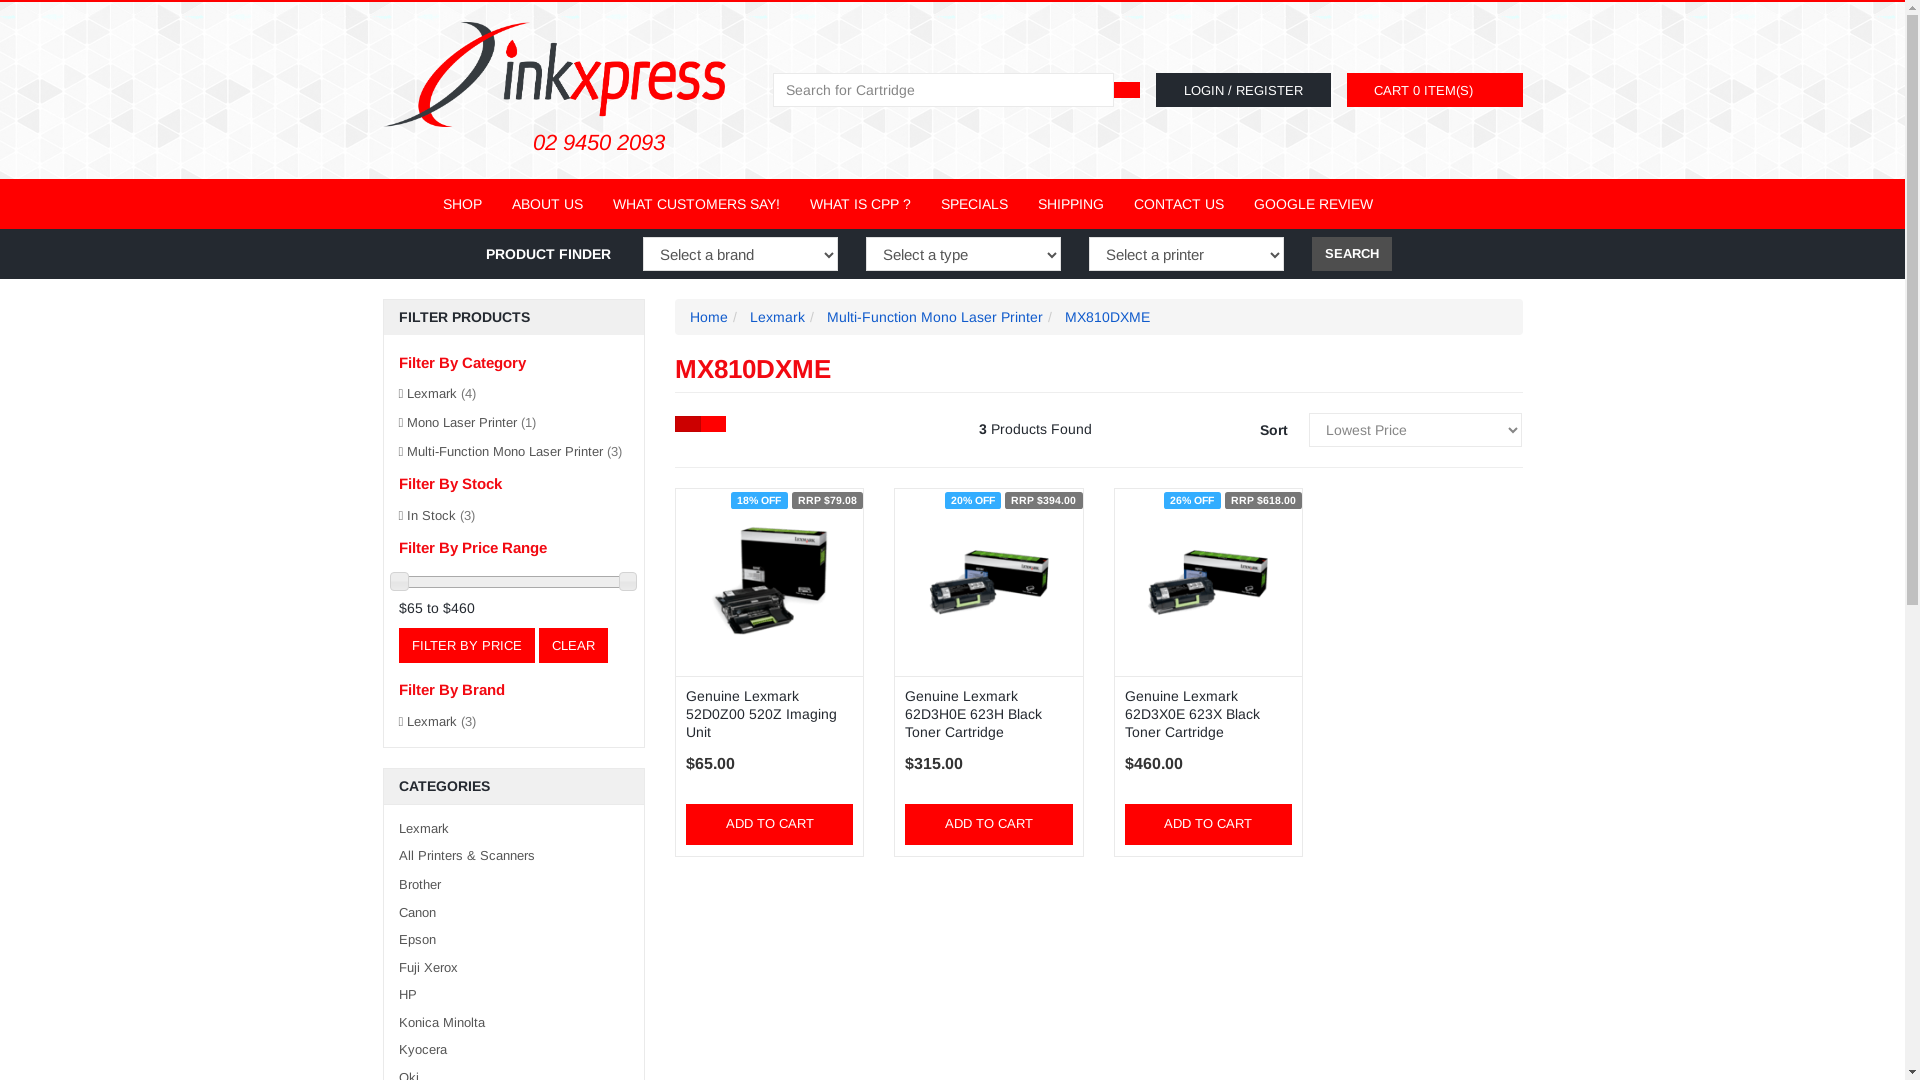  What do you see at coordinates (696, 204) in the screenshot?
I see `'WHAT CUSTOMERS SAY!'` at bounding box center [696, 204].